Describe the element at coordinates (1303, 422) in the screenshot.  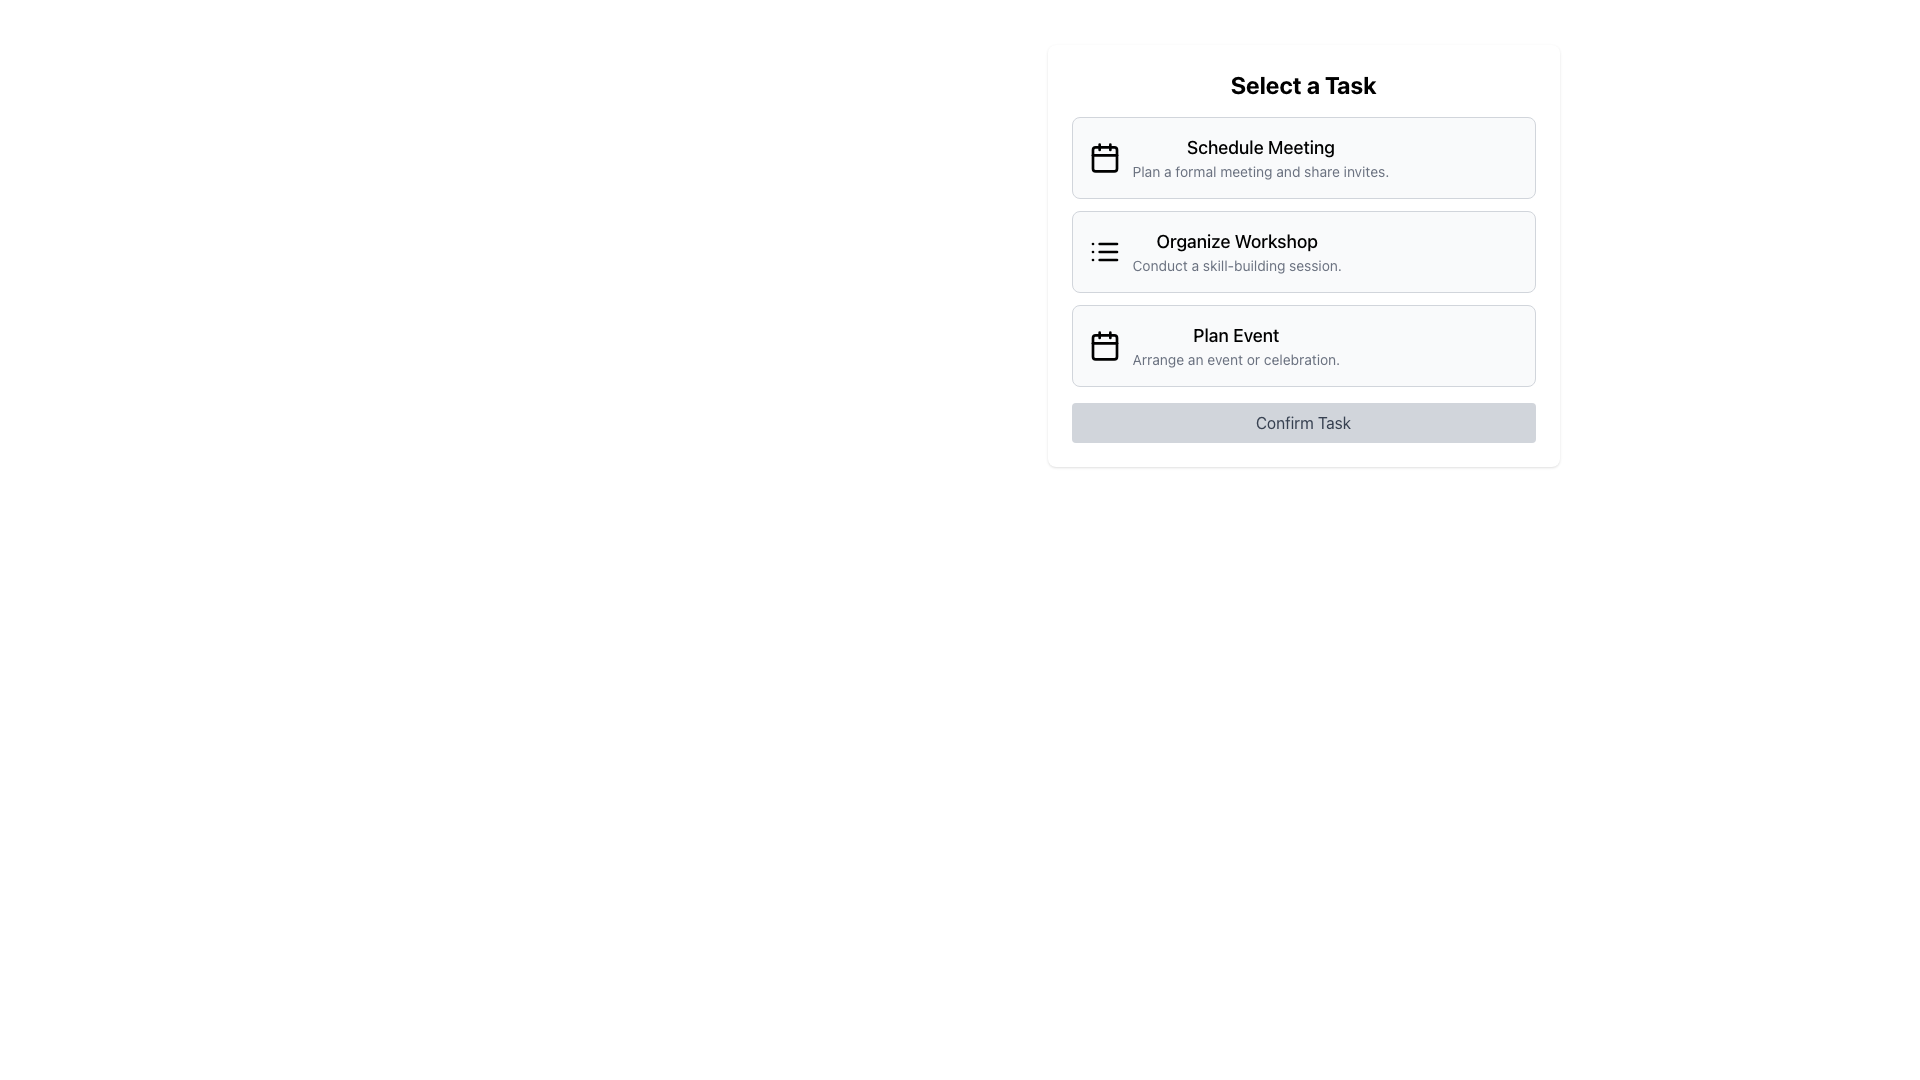
I see `the 'Confirm Task' button, which is a rectangular button with rounded edges, located at the bottom of the card-like UI, below the task options` at that location.